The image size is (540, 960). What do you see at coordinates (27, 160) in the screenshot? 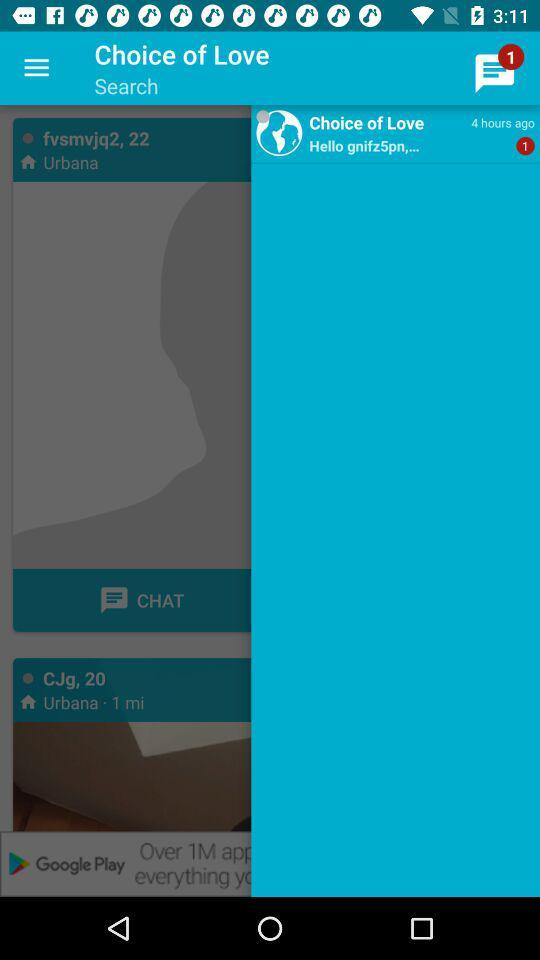
I see `first home icon at left side` at bounding box center [27, 160].